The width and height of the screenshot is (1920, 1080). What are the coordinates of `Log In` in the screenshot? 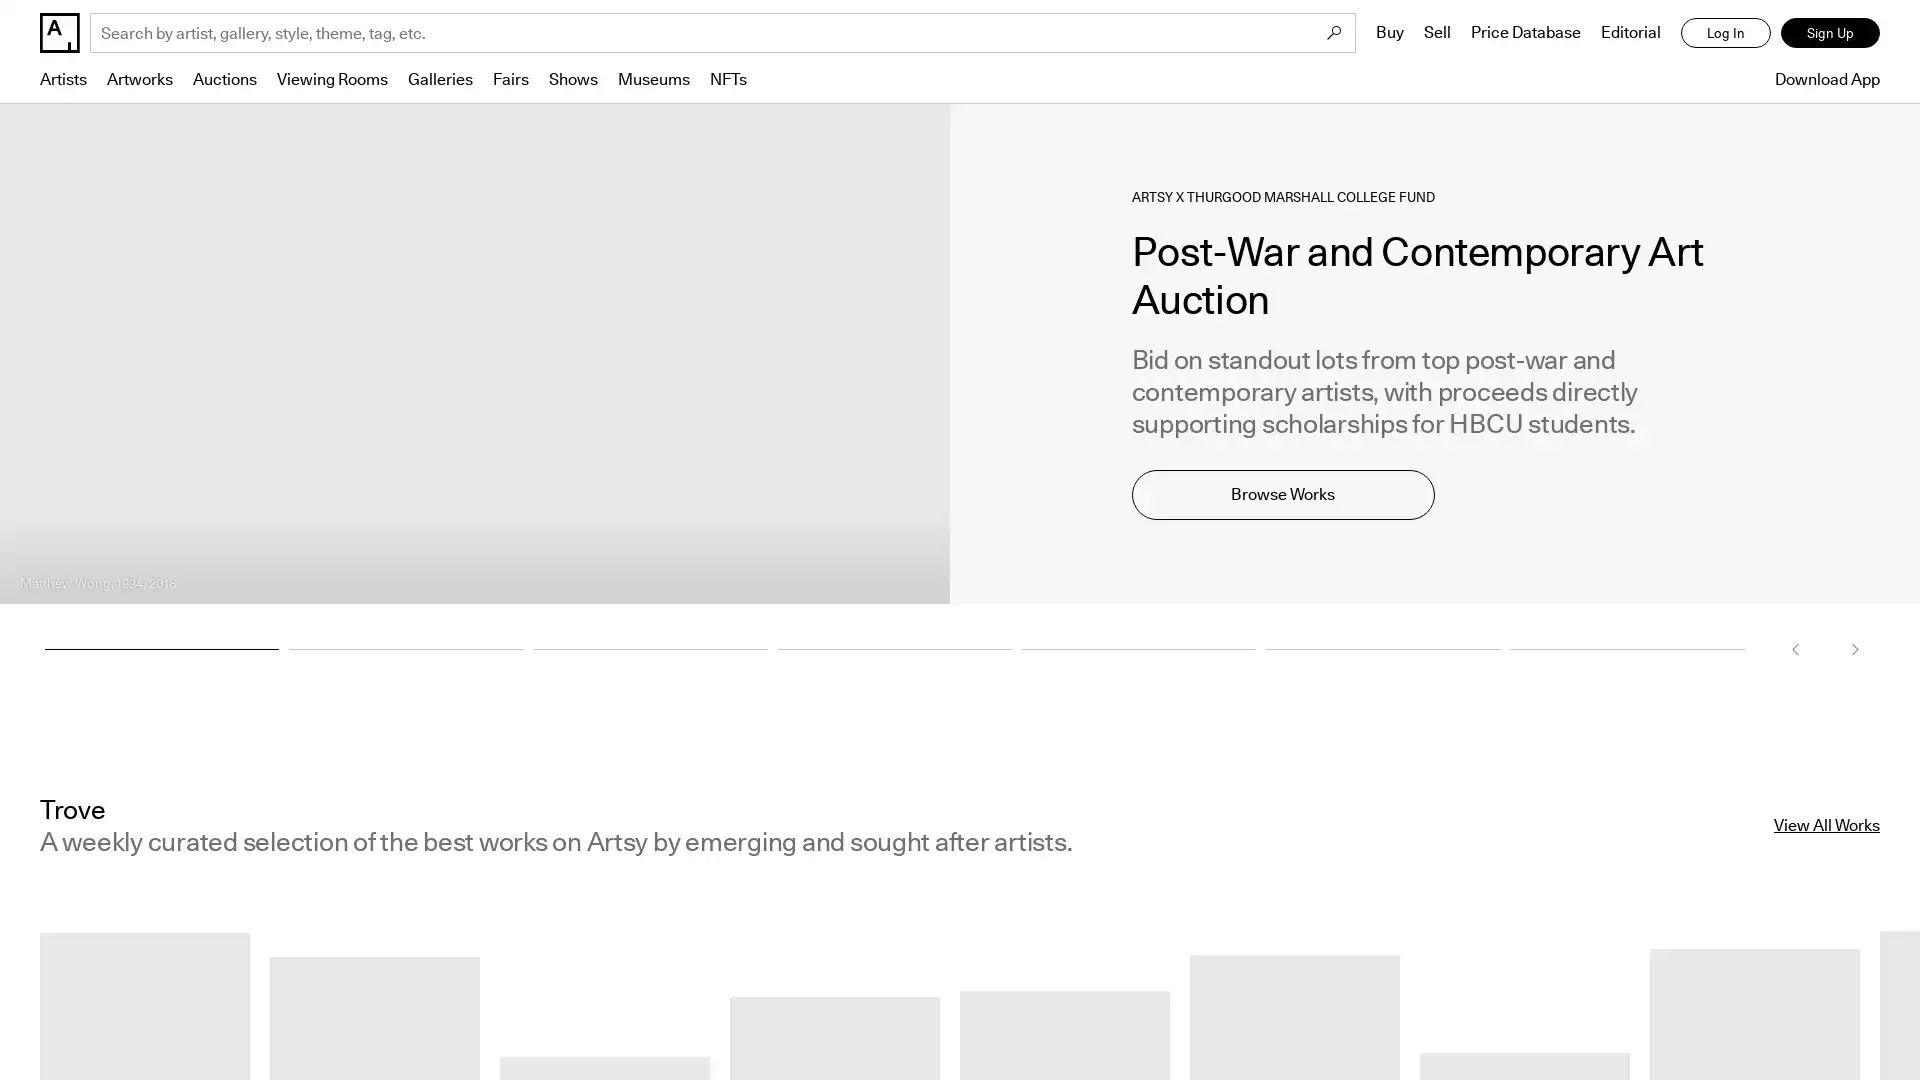 It's located at (1725, 33).